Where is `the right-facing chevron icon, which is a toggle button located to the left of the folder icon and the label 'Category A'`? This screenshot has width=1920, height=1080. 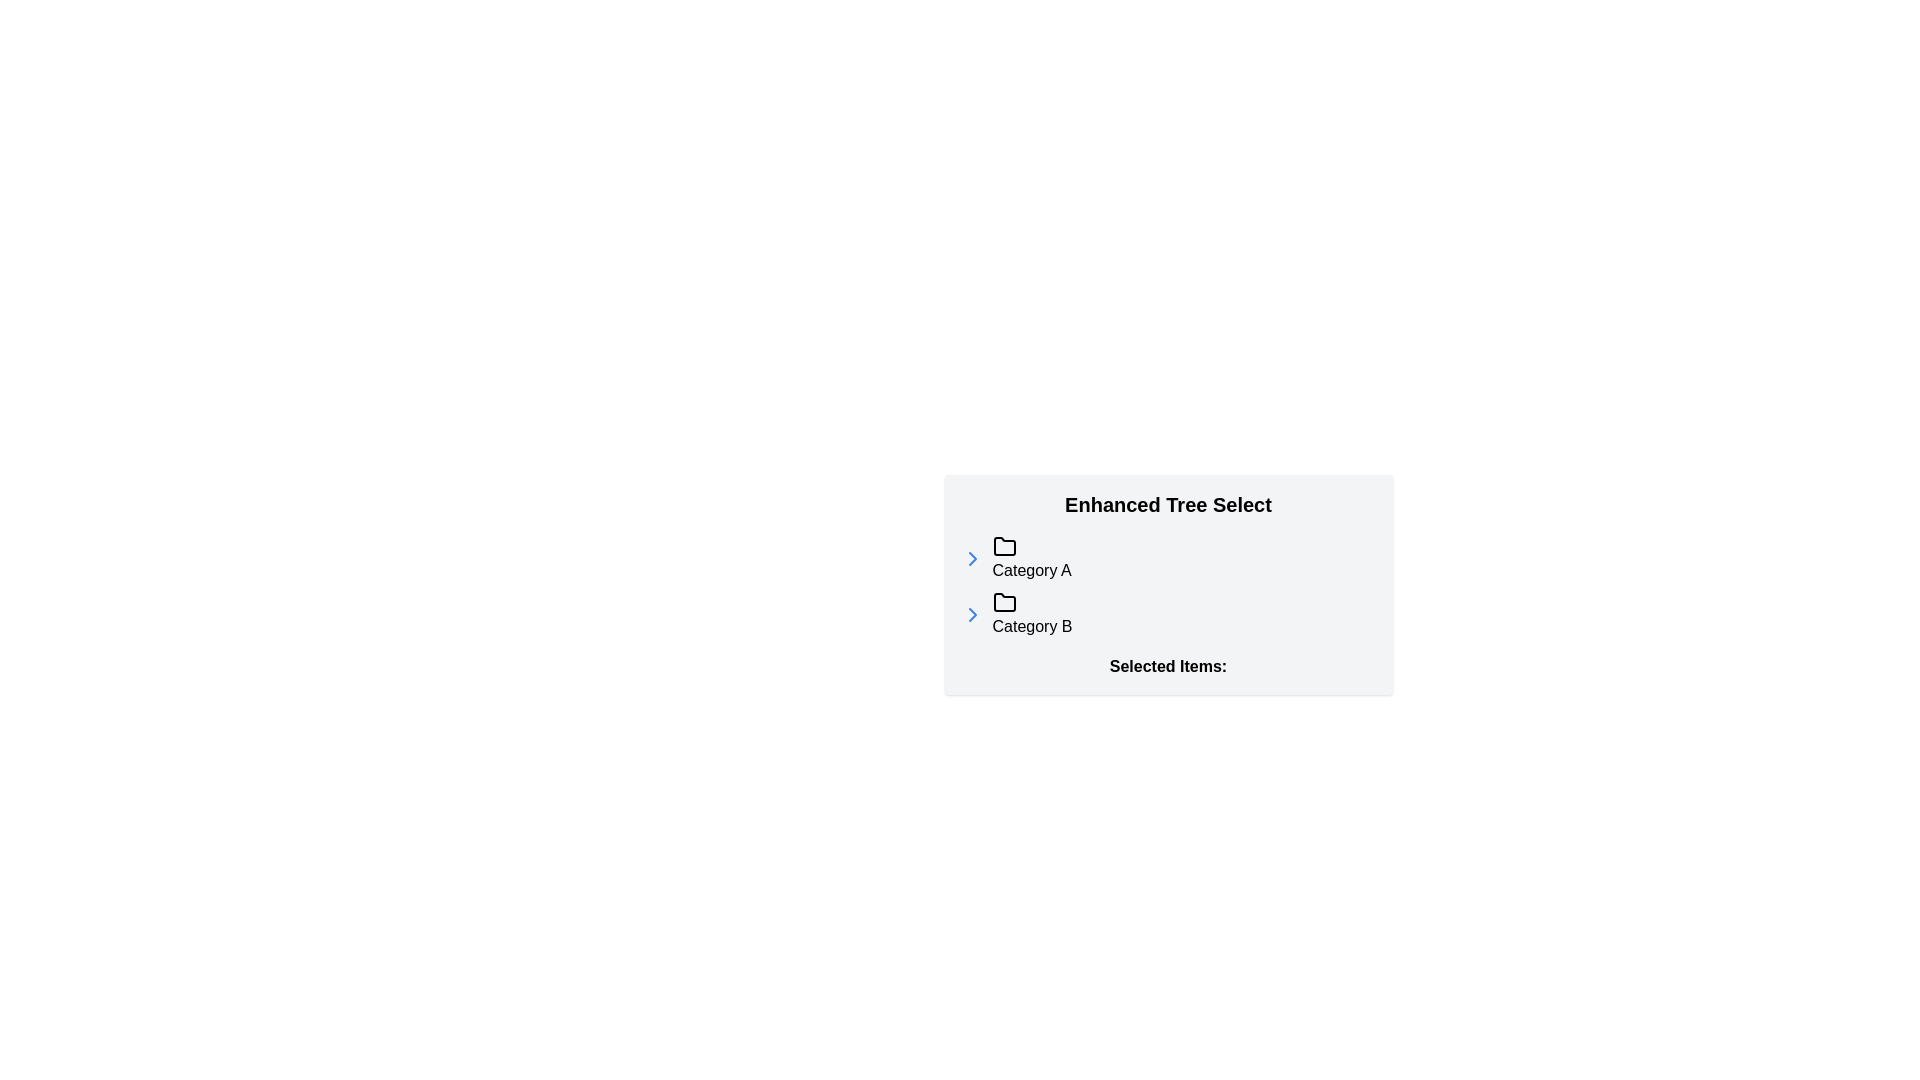
the right-facing chevron icon, which is a toggle button located to the left of the folder icon and the label 'Category A' is located at coordinates (972, 559).